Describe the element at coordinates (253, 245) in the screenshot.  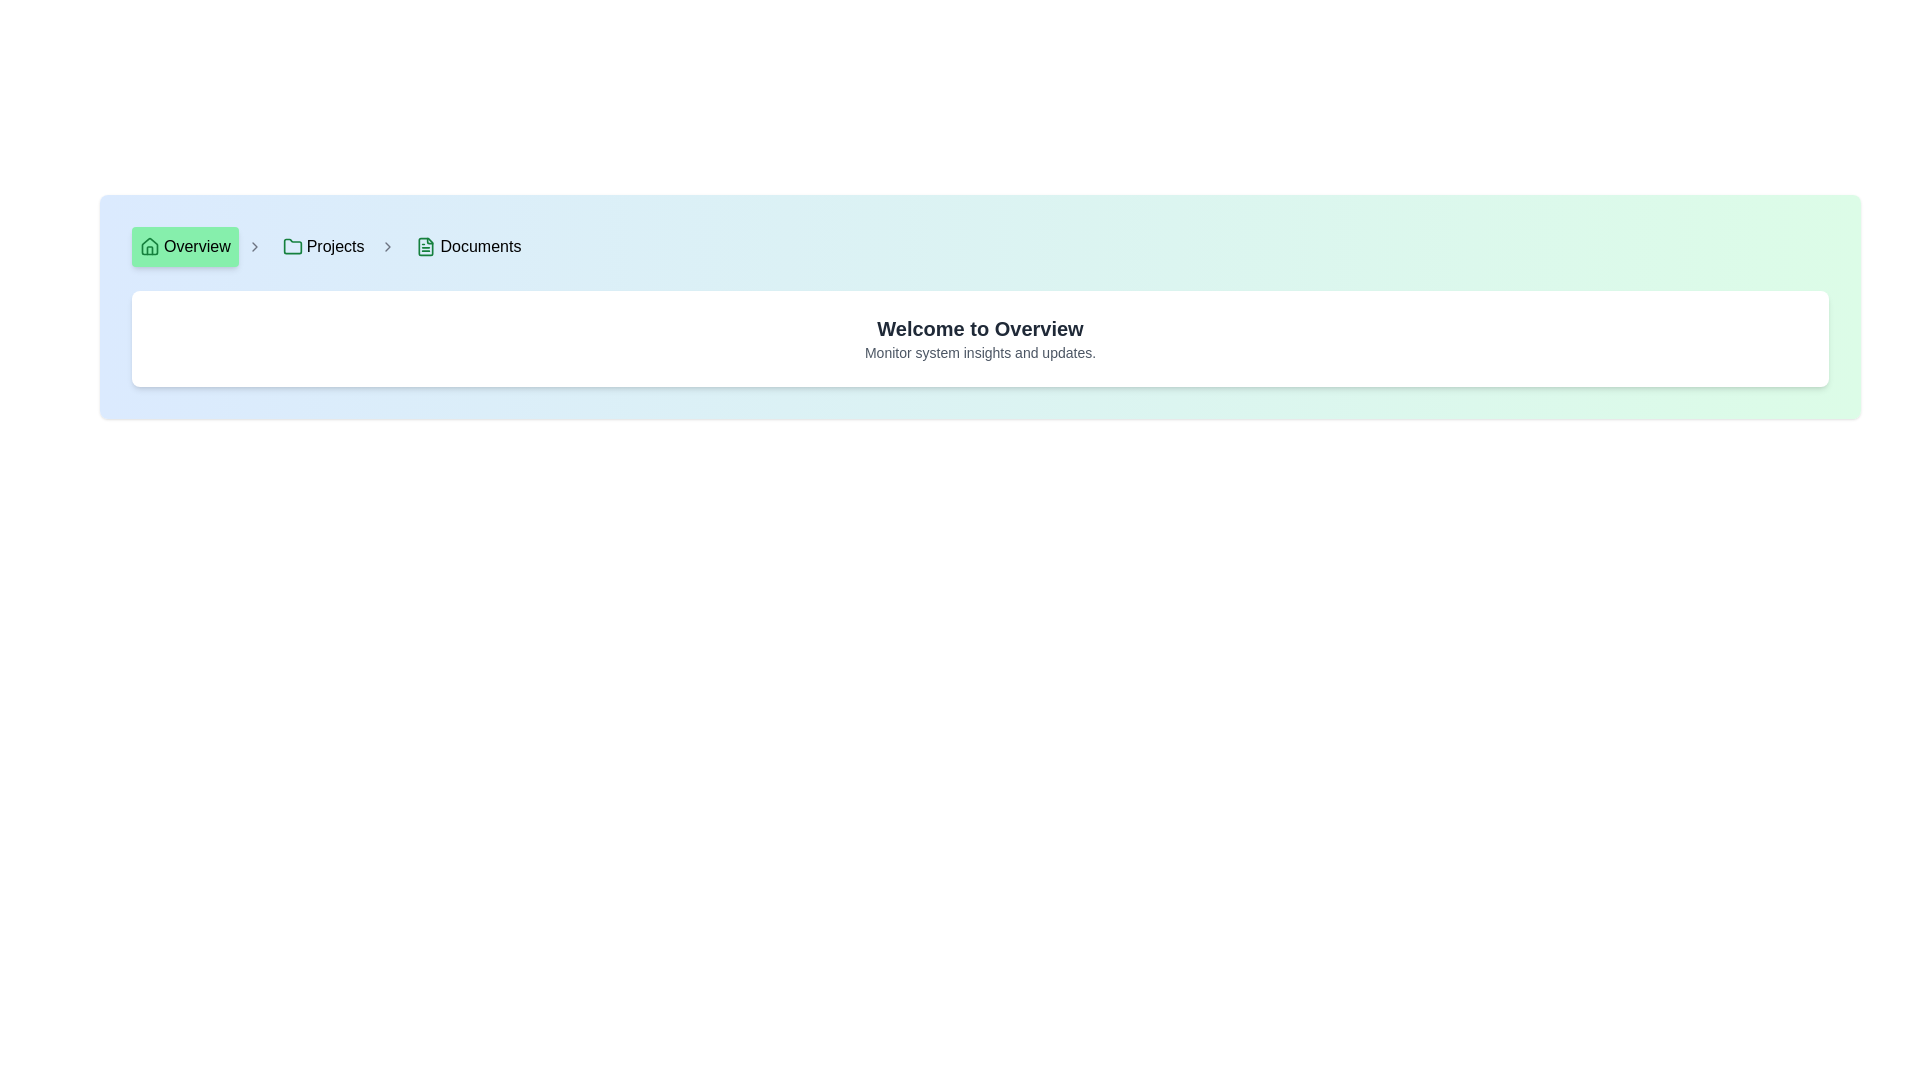
I see `the right-pointing chevron icon, which is styled with a thin stroke and rounded edges, located directly` at that location.